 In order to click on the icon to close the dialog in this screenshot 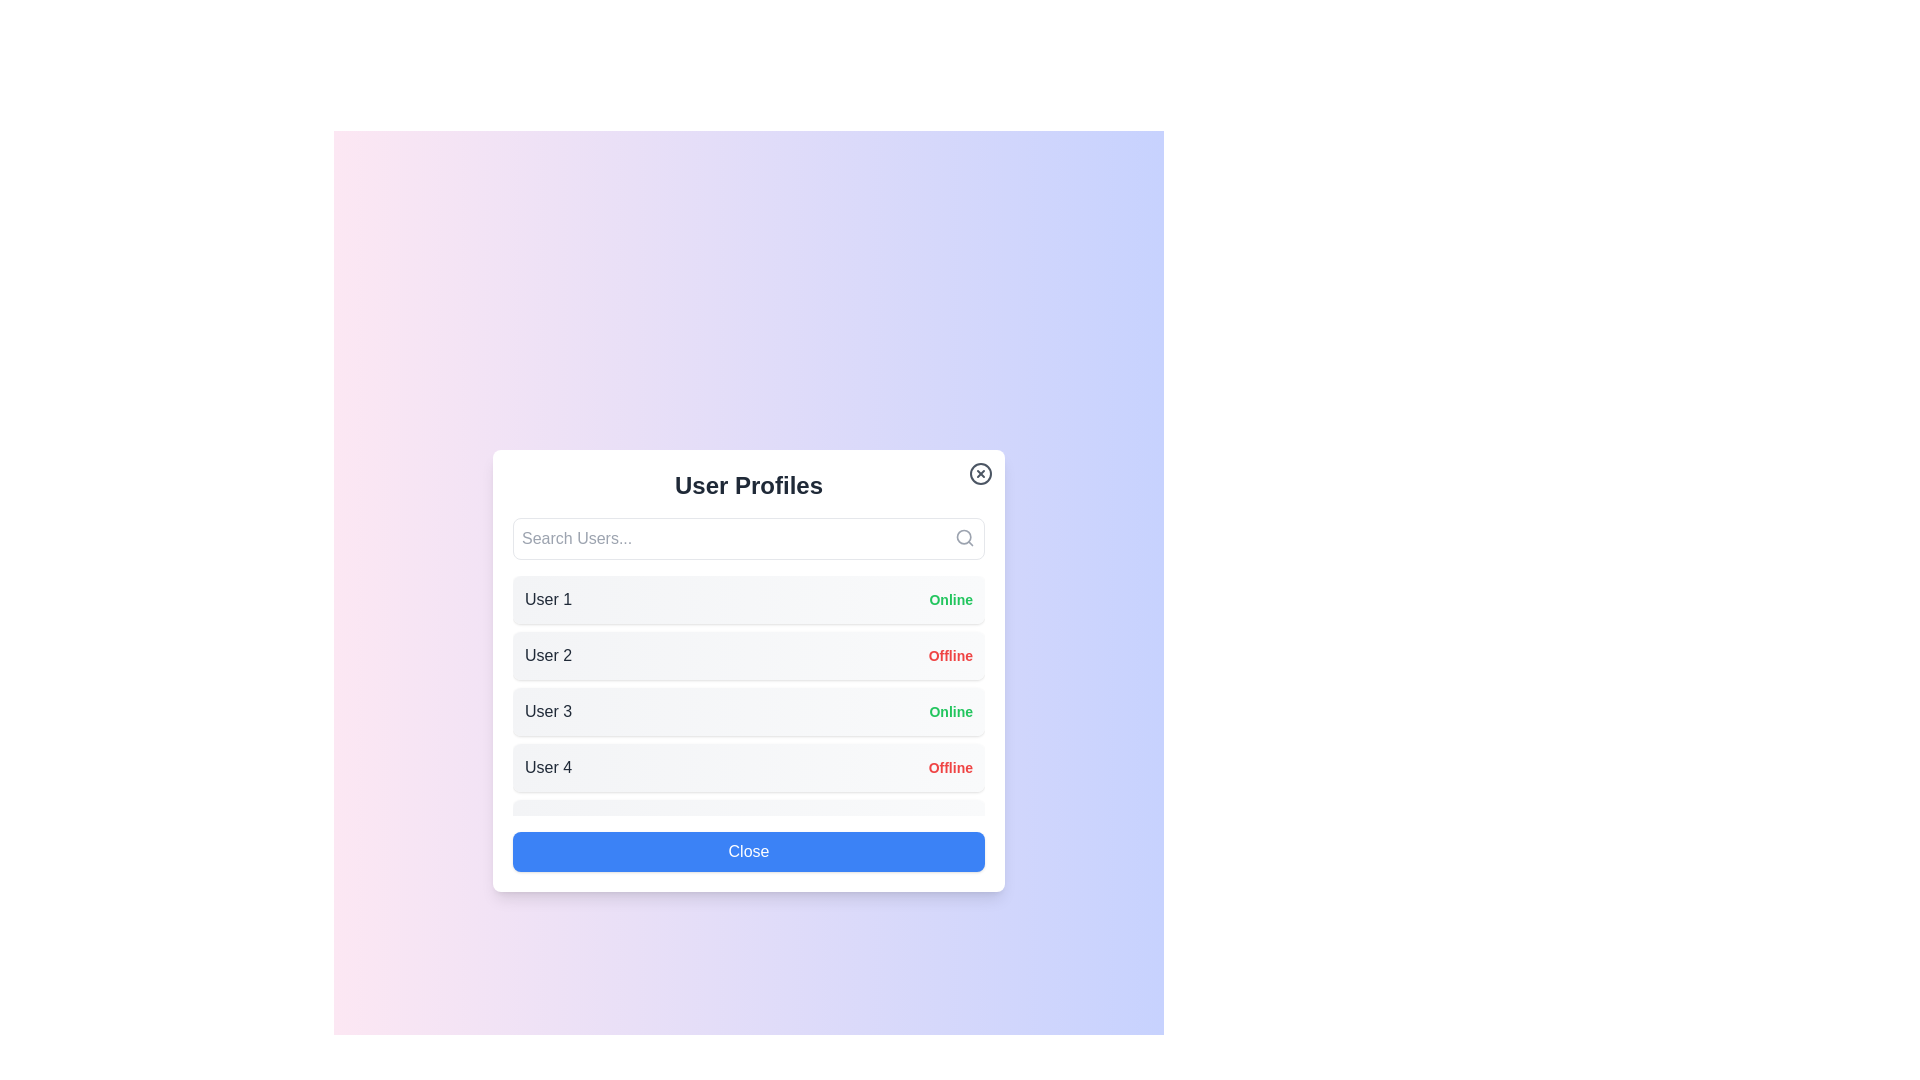, I will do `click(980, 474)`.